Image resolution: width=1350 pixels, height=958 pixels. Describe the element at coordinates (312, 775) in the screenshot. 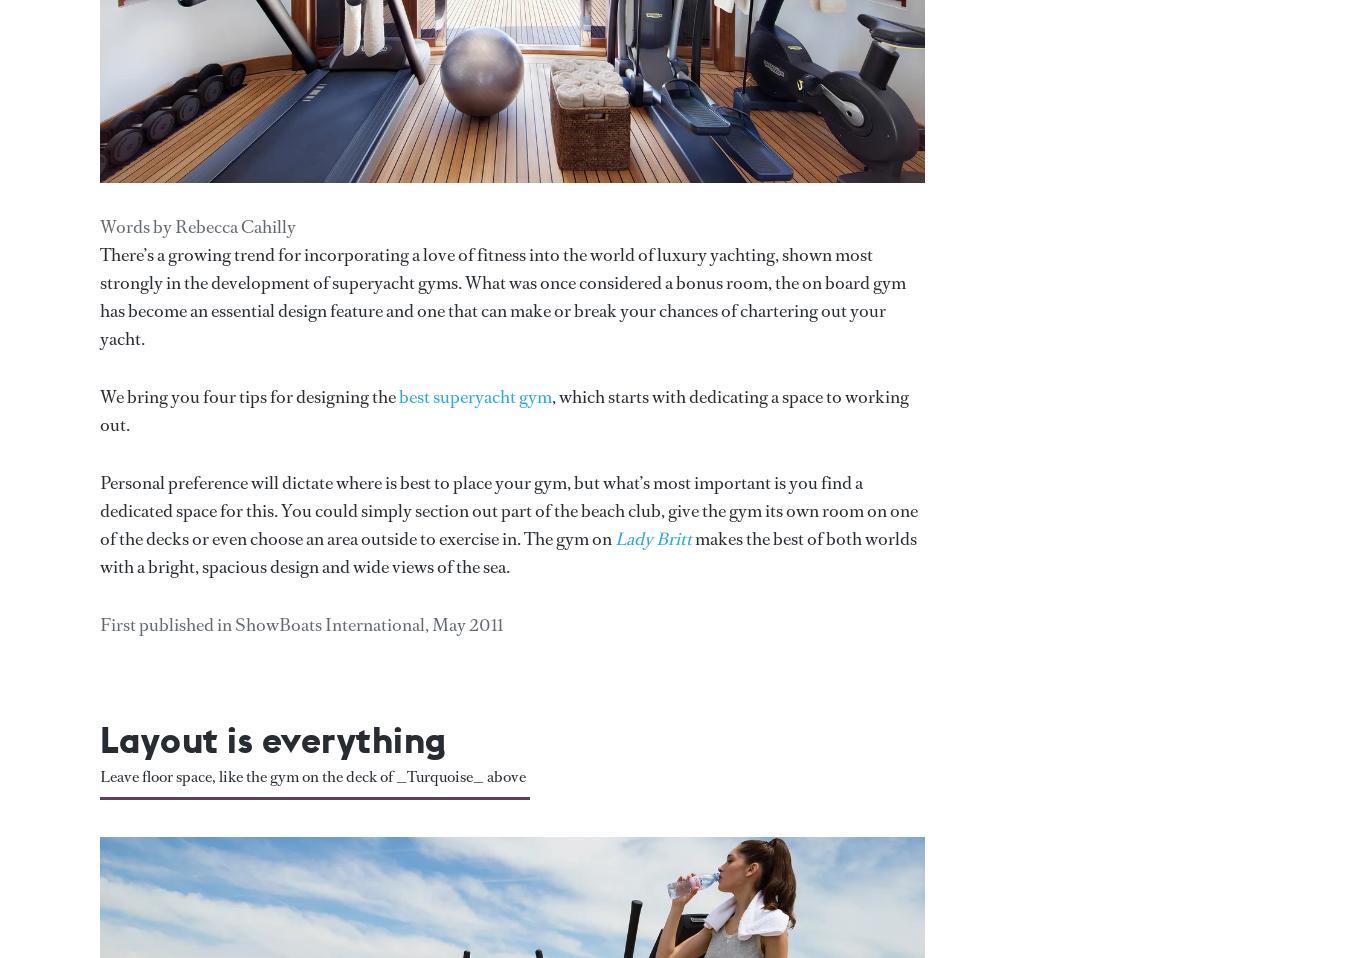

I see `'Leave floor space, like the gym on the deck of _Turquoise_ above'` at that location.